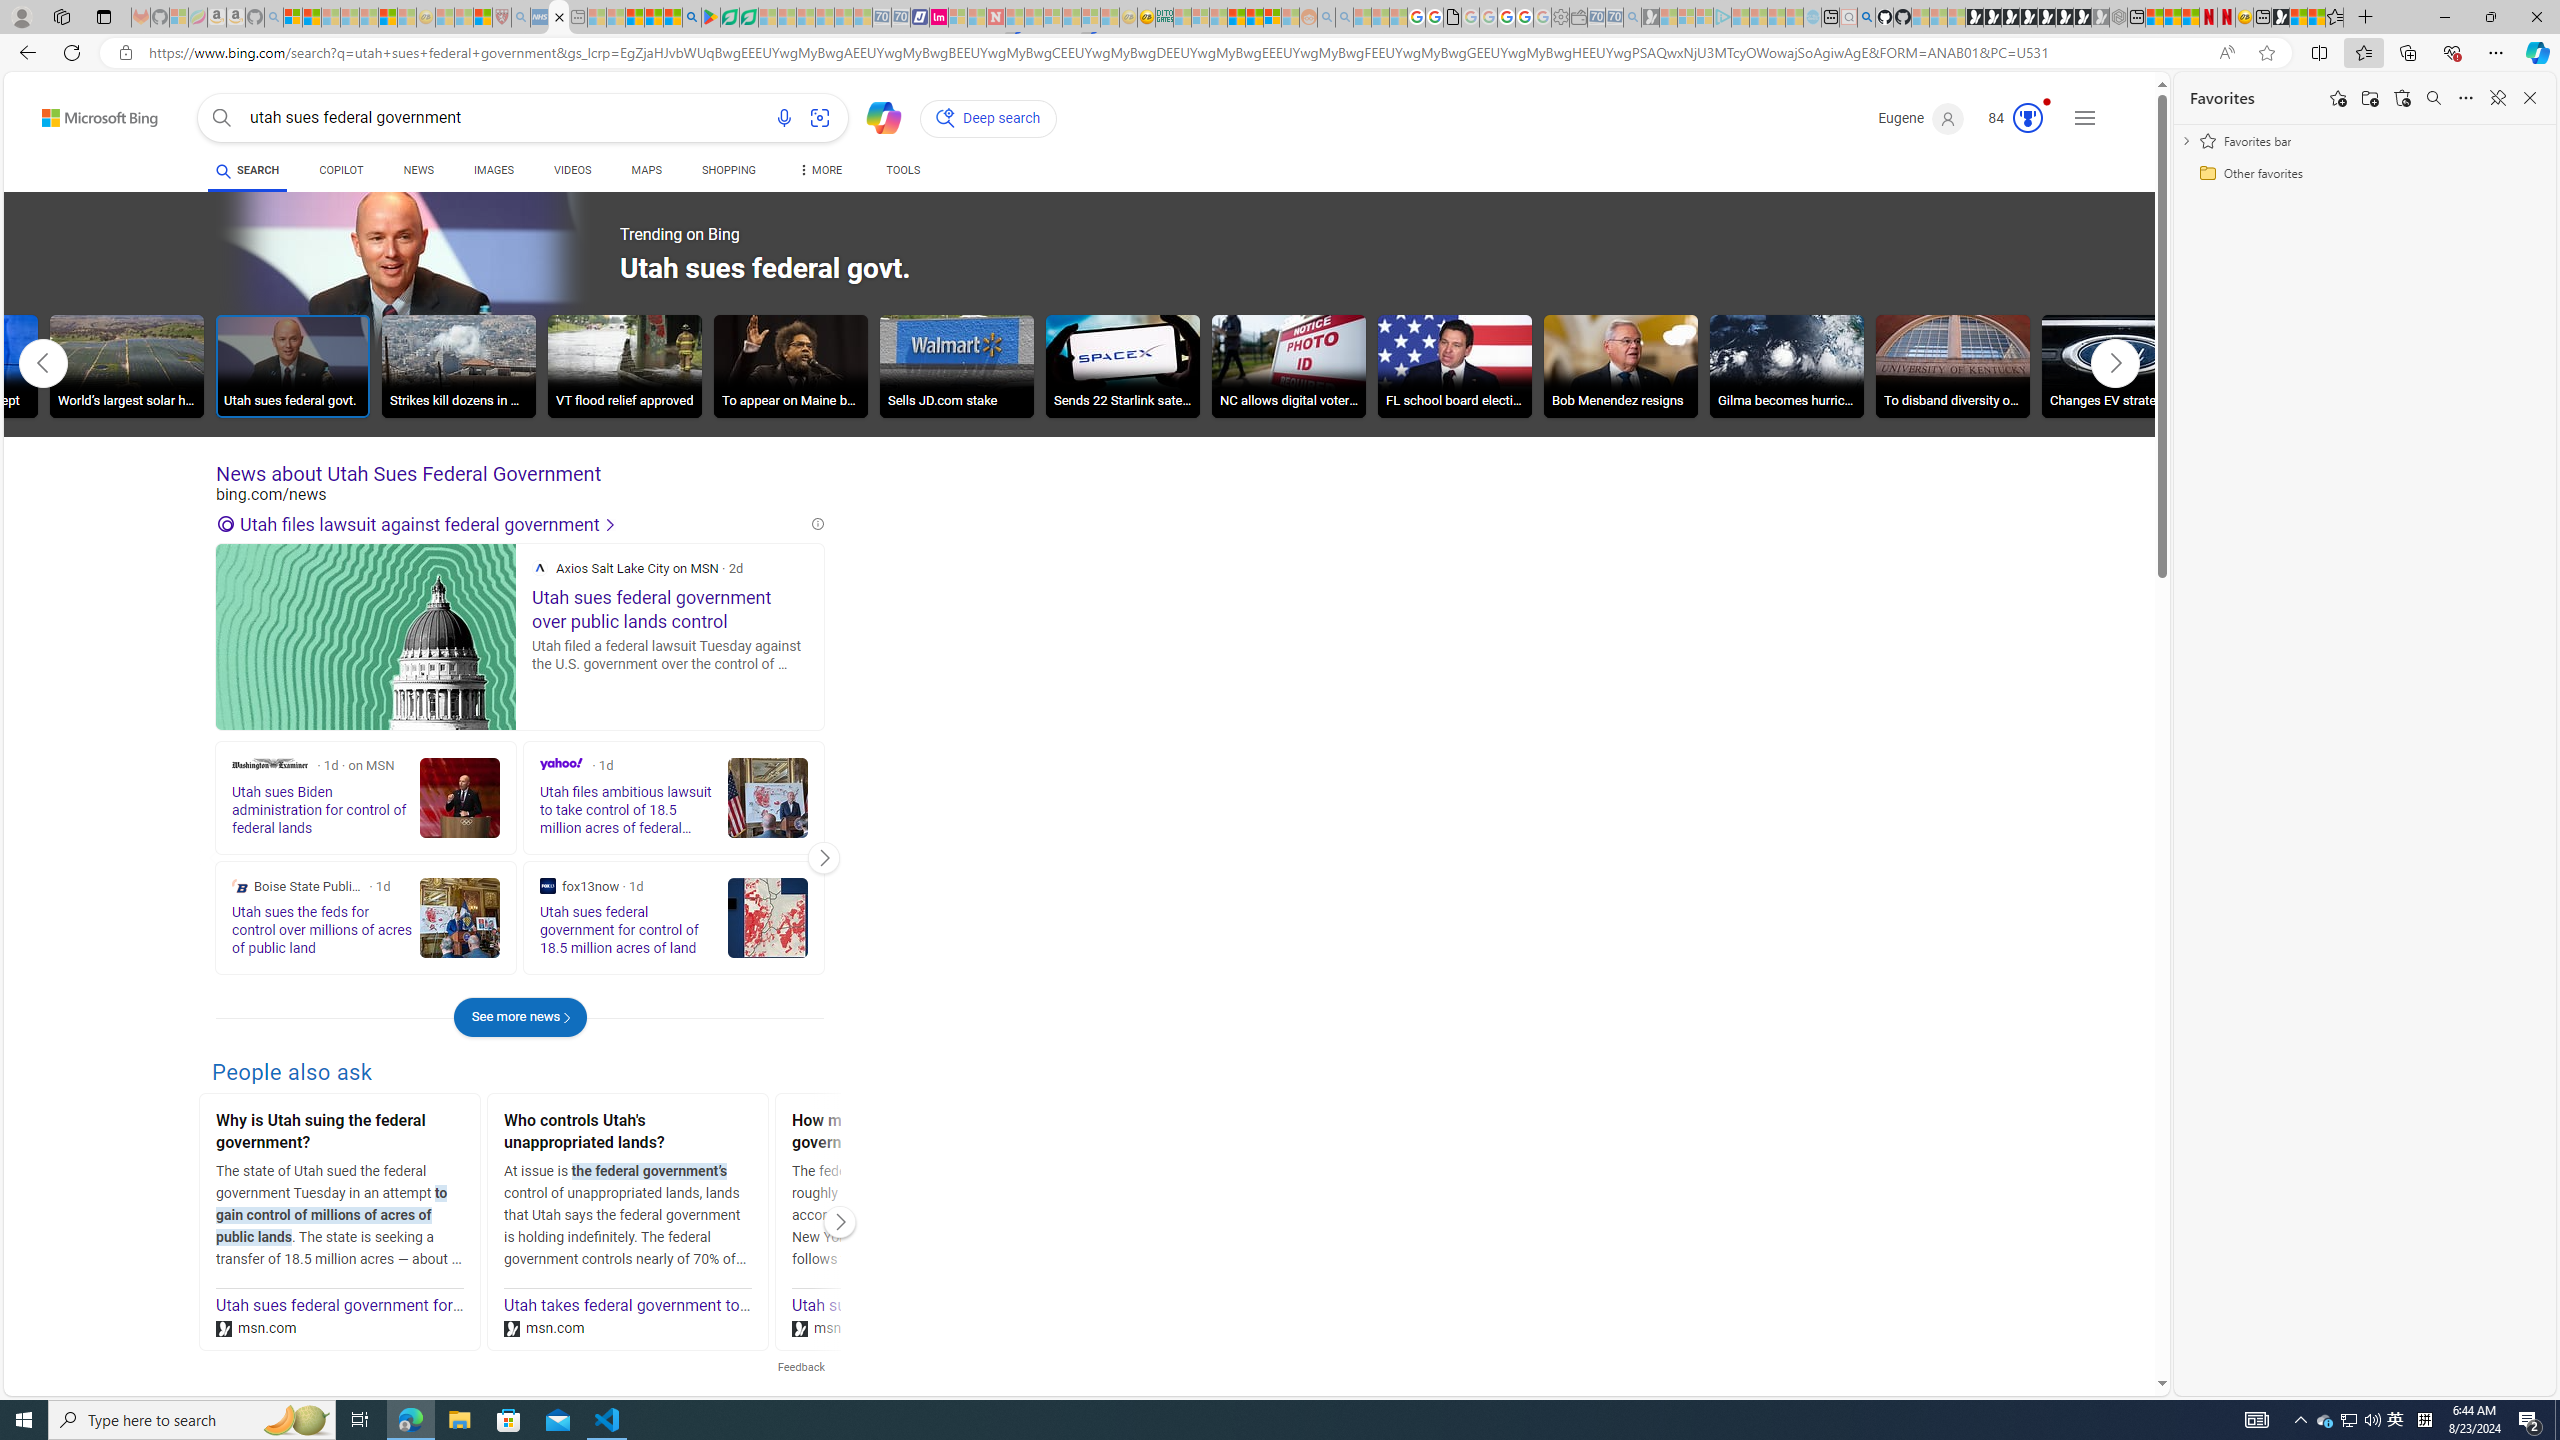 The image size is (2560, 1440). What do you see at coordinates (87, 112) in the screenshot?
I see `'Back to Bing search'` at bounding box center [87, 112].